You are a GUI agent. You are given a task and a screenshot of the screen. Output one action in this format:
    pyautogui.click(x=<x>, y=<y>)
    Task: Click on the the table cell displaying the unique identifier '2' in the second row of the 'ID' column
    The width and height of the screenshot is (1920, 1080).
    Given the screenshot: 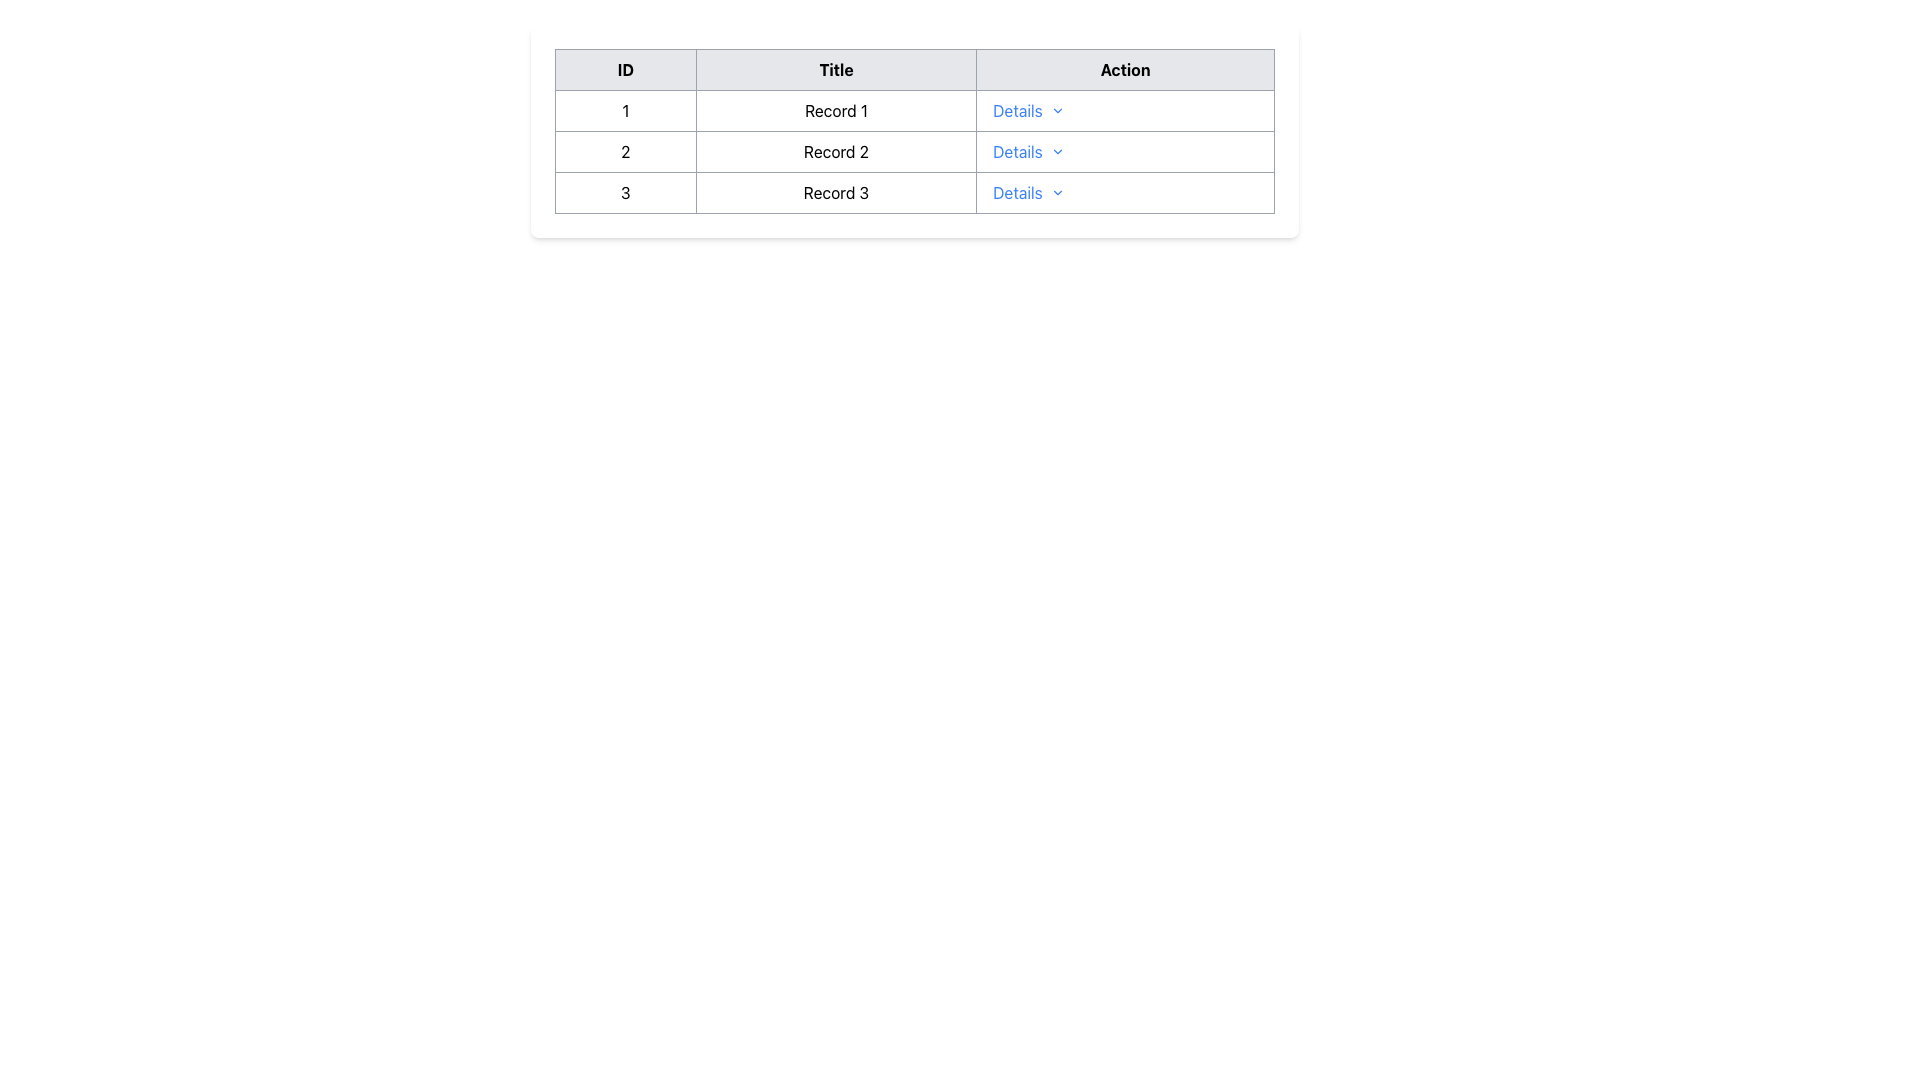 What is the action you would take?
    pyautogui.click(x=624, y=150)
    